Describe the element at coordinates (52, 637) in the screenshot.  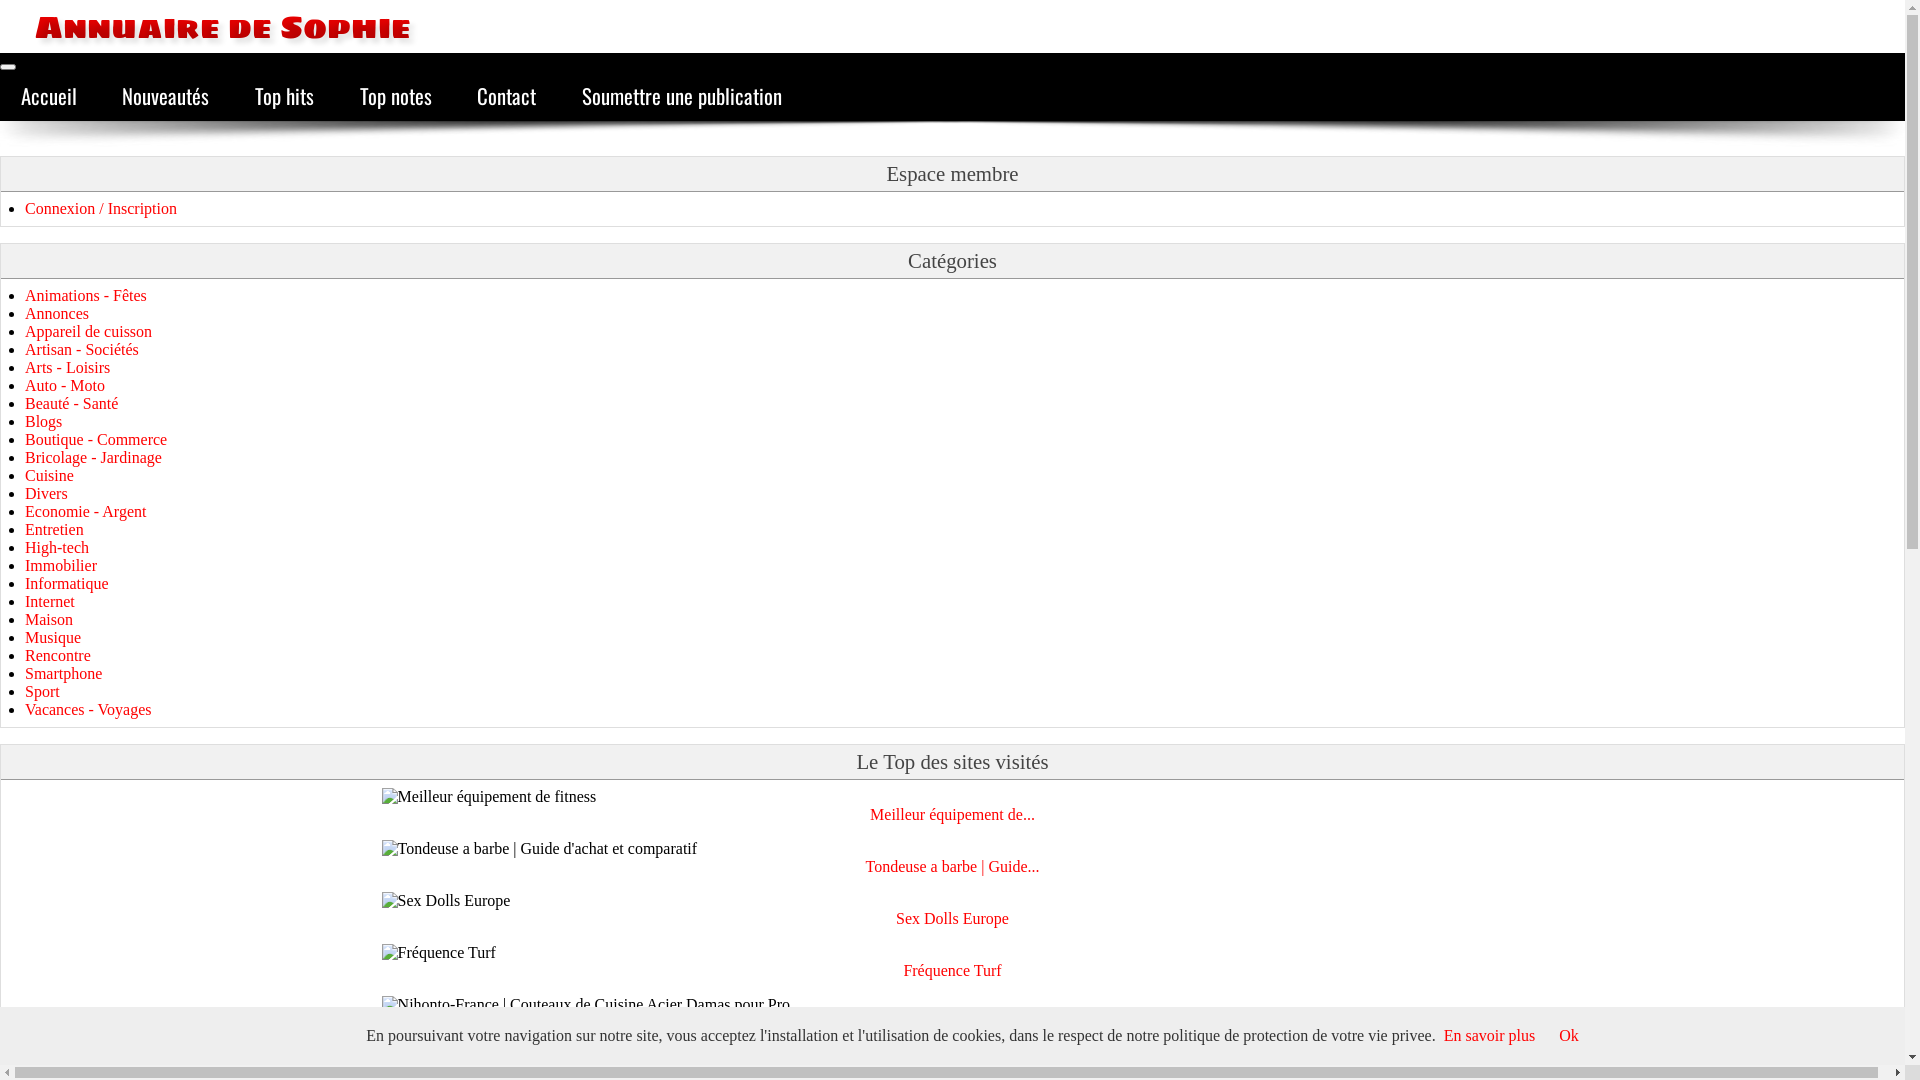
I see `'Musique'` at that location.